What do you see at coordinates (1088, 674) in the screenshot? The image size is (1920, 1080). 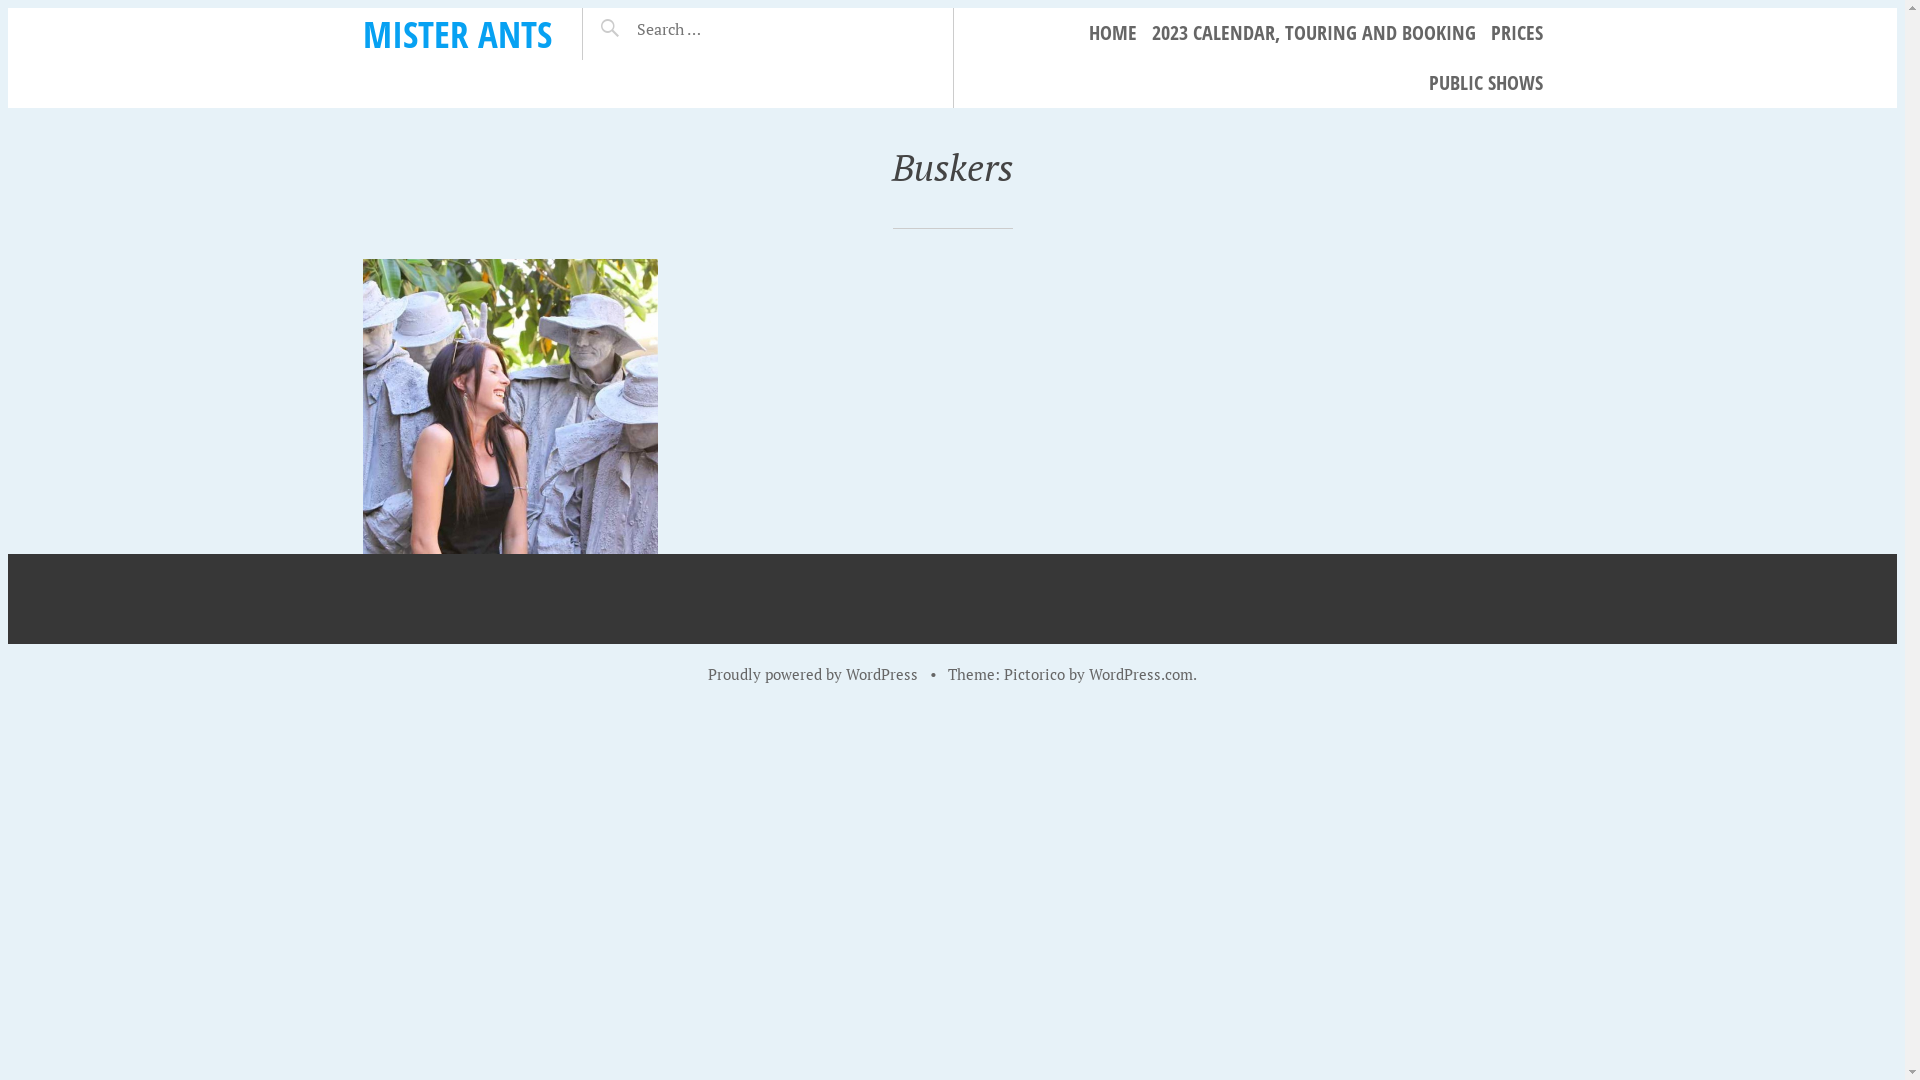 I see `'WordPress.com'` at bounding box center [1088, 674].